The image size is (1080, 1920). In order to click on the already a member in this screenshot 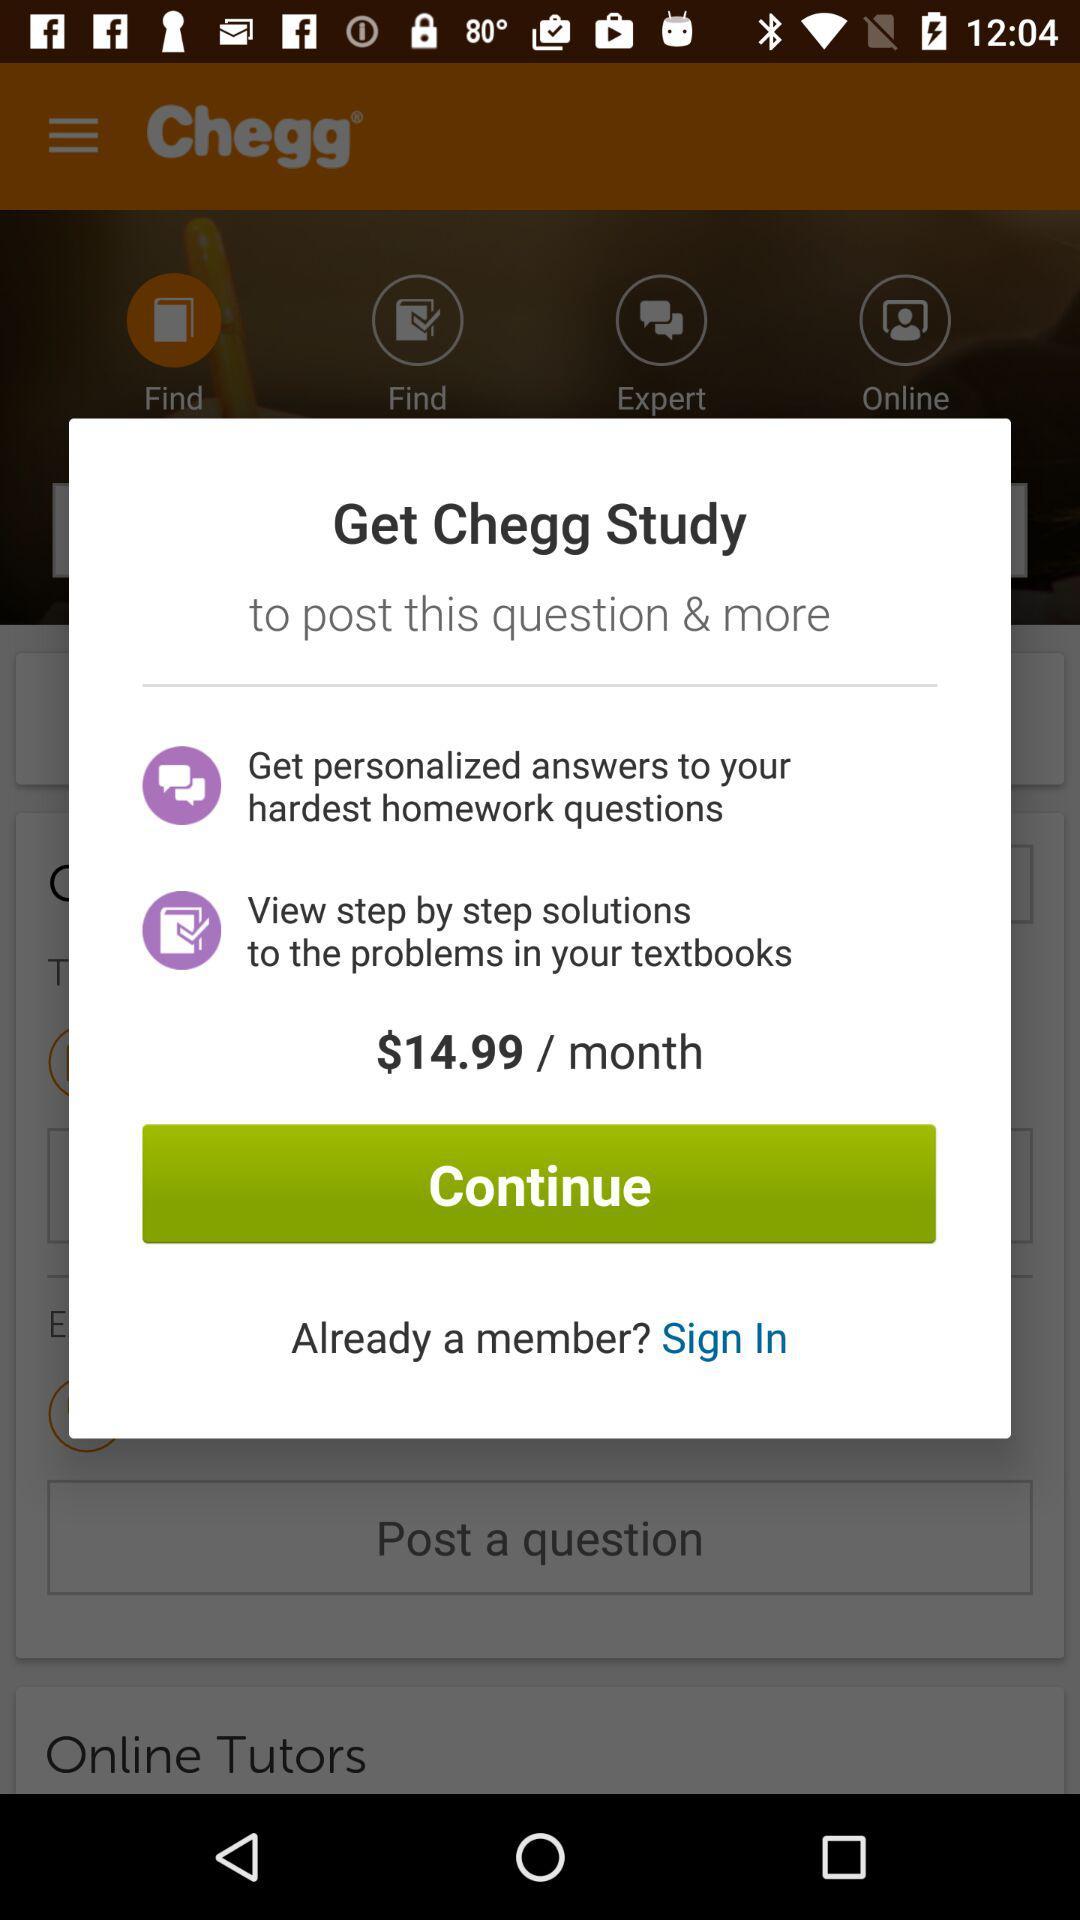, I will do `click(538, 1336)`.